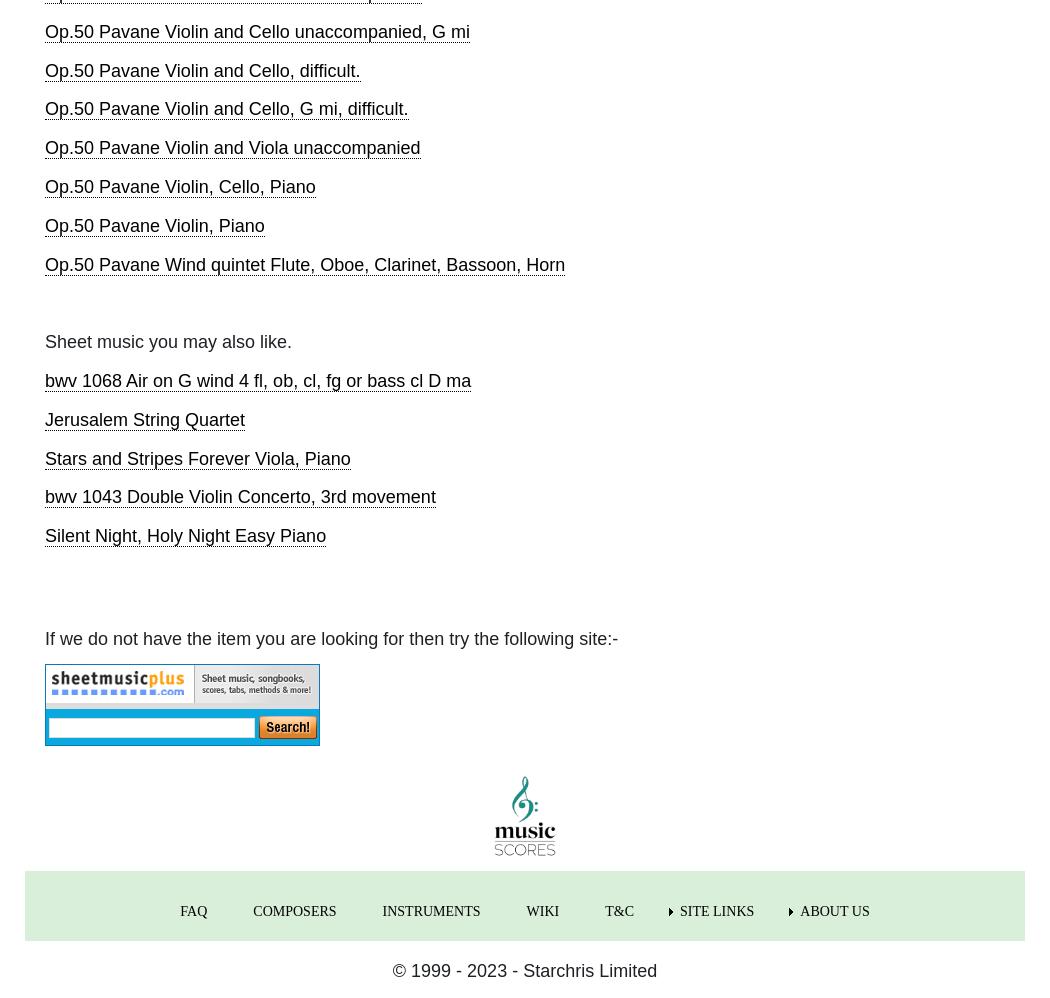 This screenshot has width=1050, height=998. What do you see at coordinates (44, 31) in the screenshot?
I see `'Op.50  Pavane  Violin and Cello unaccompanied, G mi'` at bounding box center [44, 31].